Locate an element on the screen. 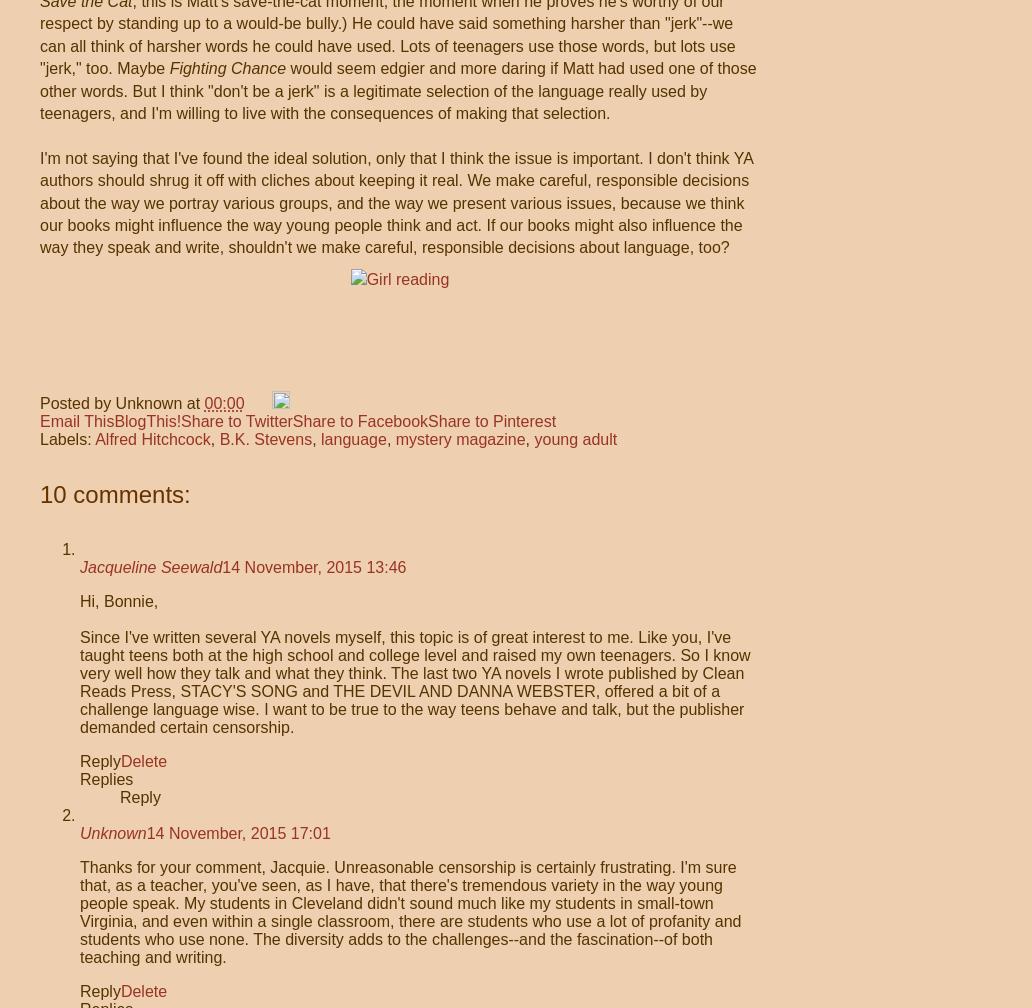 Image resolution: width=1032 pixels, height=1008 pixels. '10 comments:' is located at coordinates (114, 494).